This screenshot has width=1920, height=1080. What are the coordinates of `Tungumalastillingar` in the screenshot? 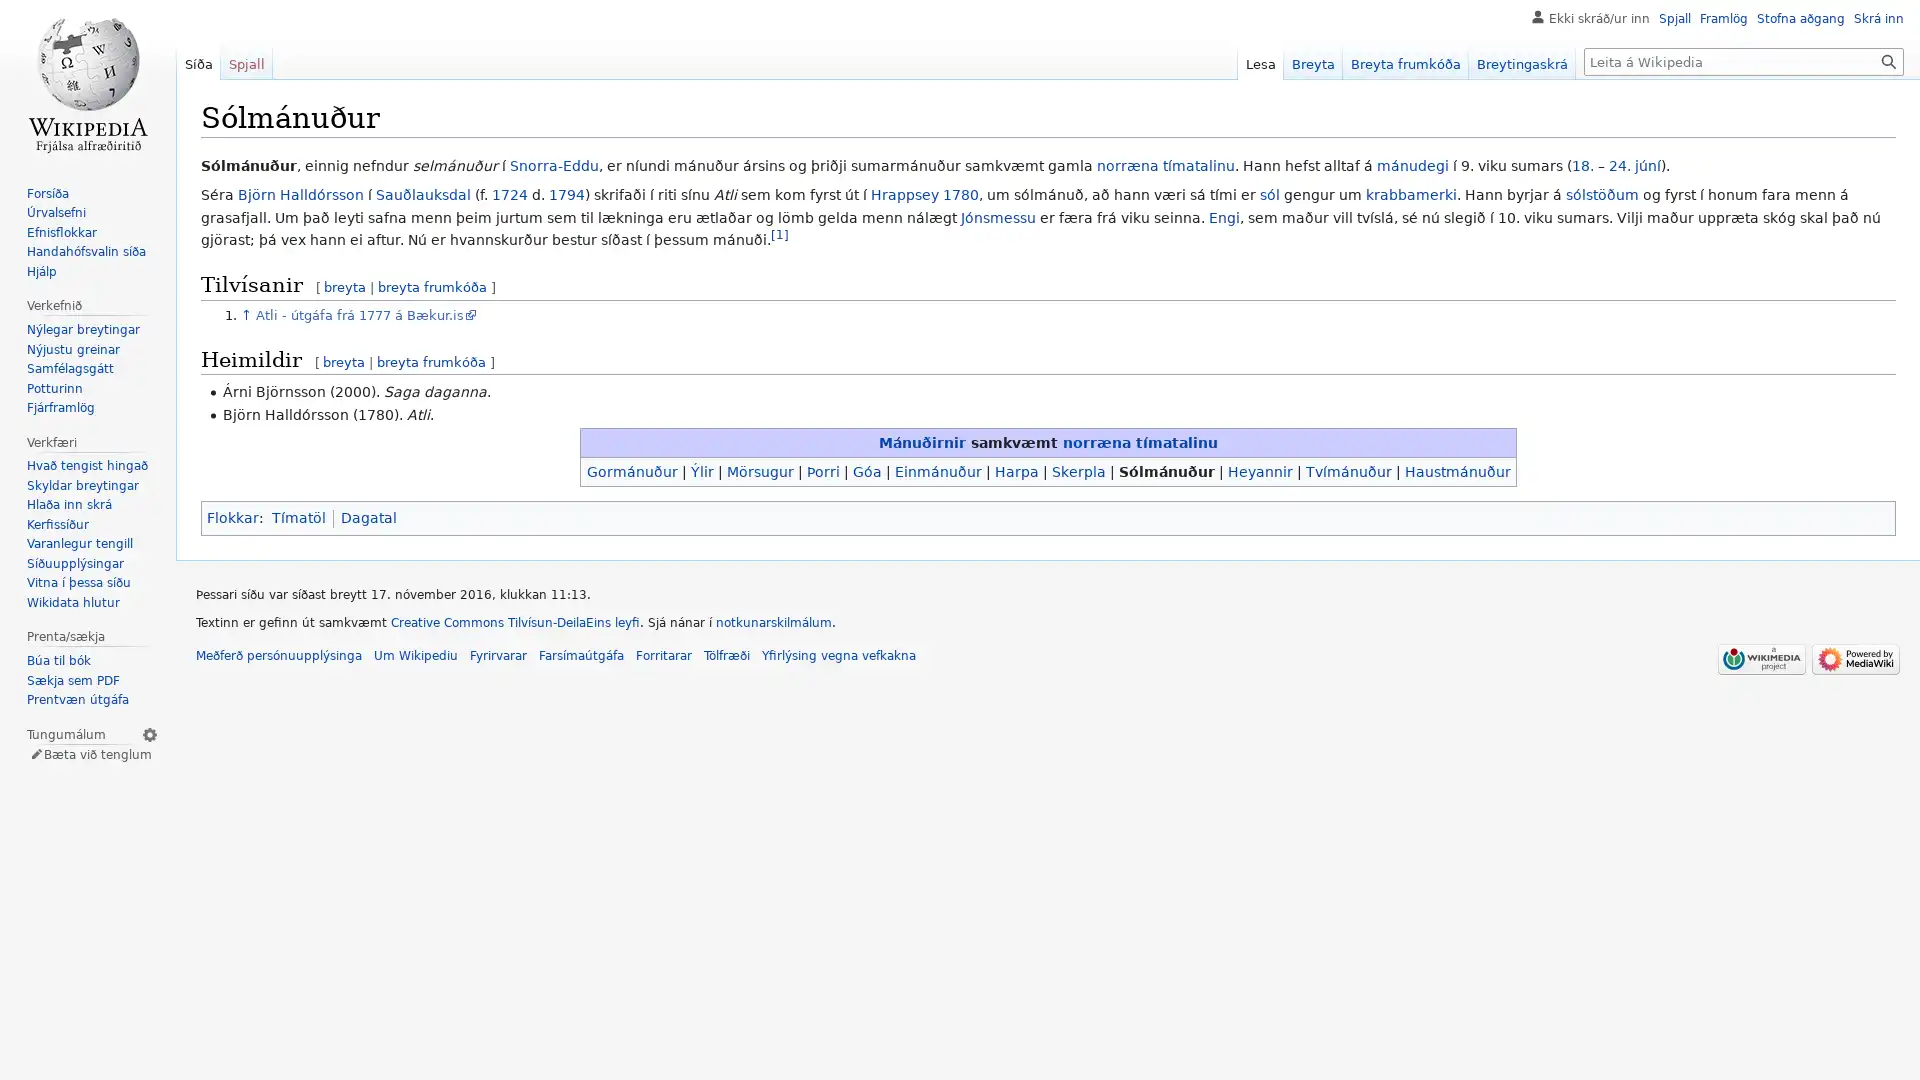 It's located at (148, 733).